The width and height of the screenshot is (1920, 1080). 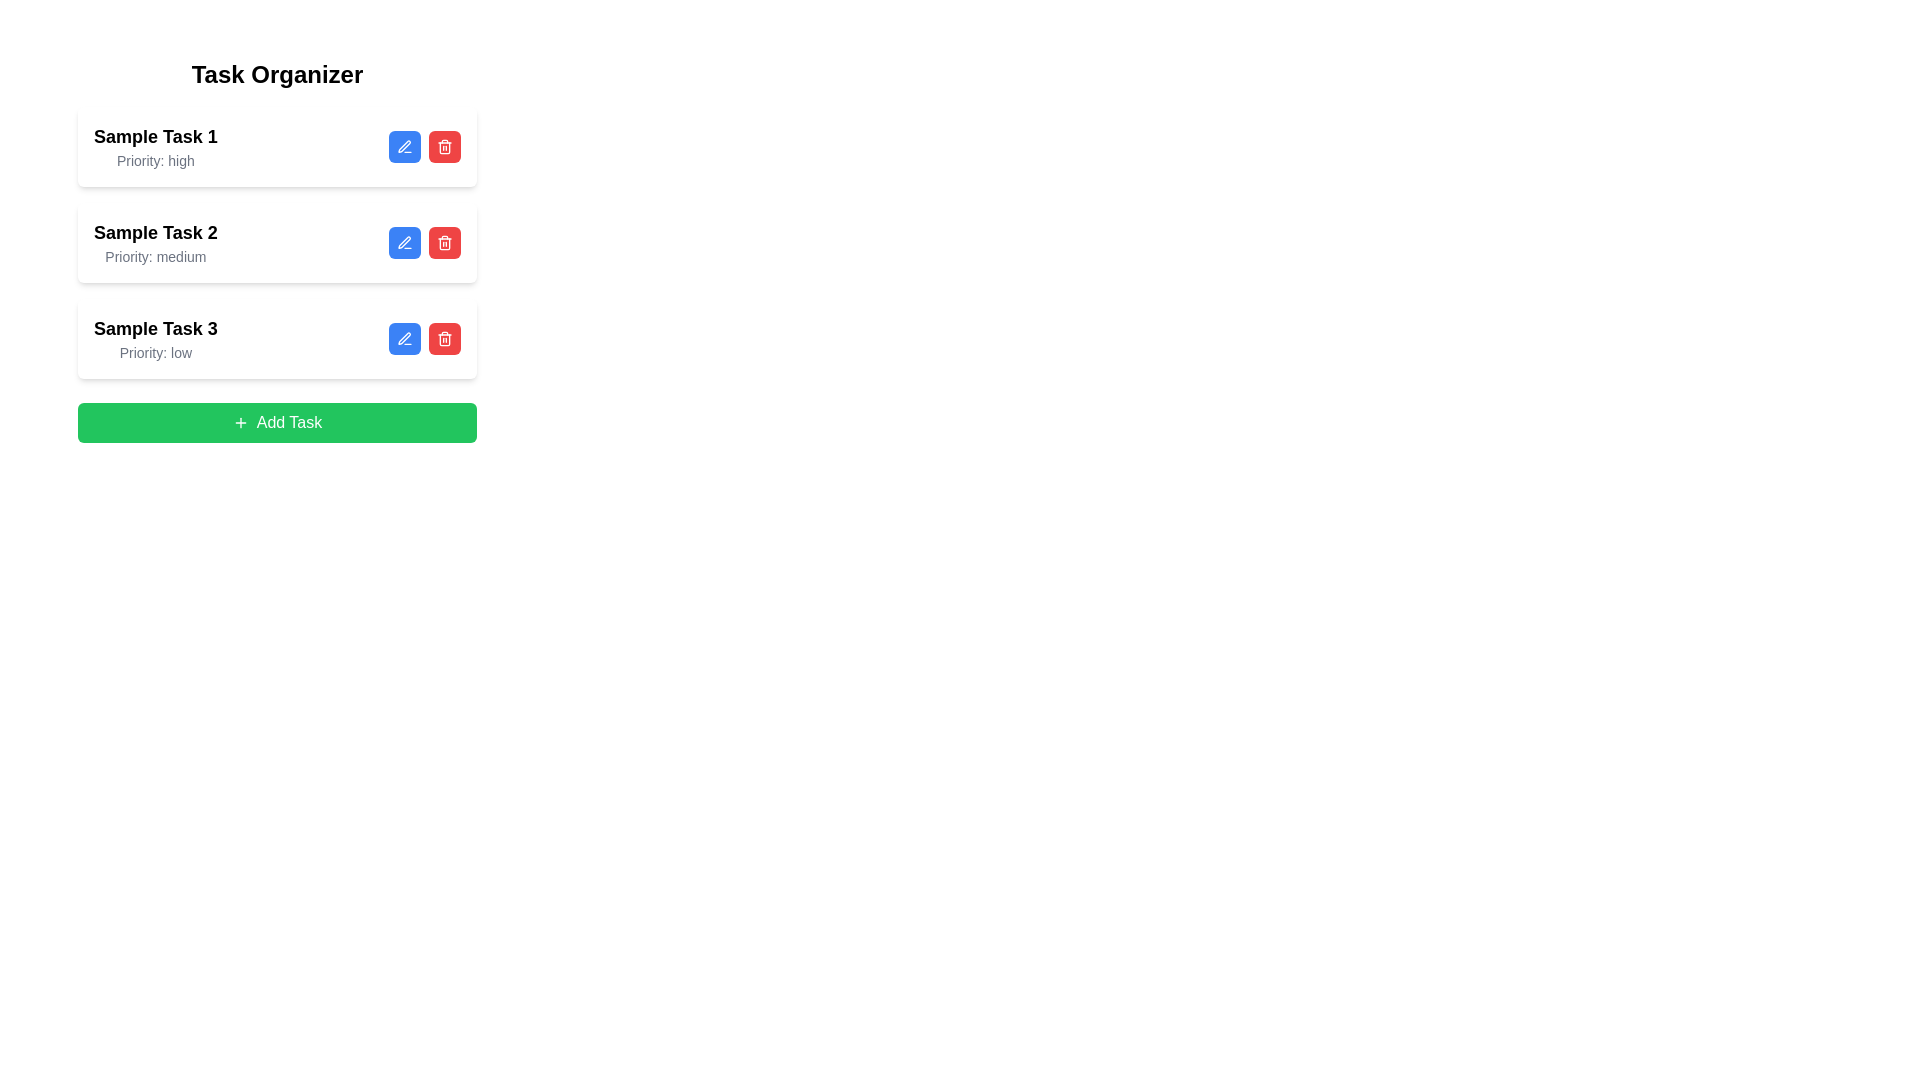 I want to click on the edit icon located within the blue button to the right of 'Sample Task 1' in the first task card, so click(x=403, y=145).